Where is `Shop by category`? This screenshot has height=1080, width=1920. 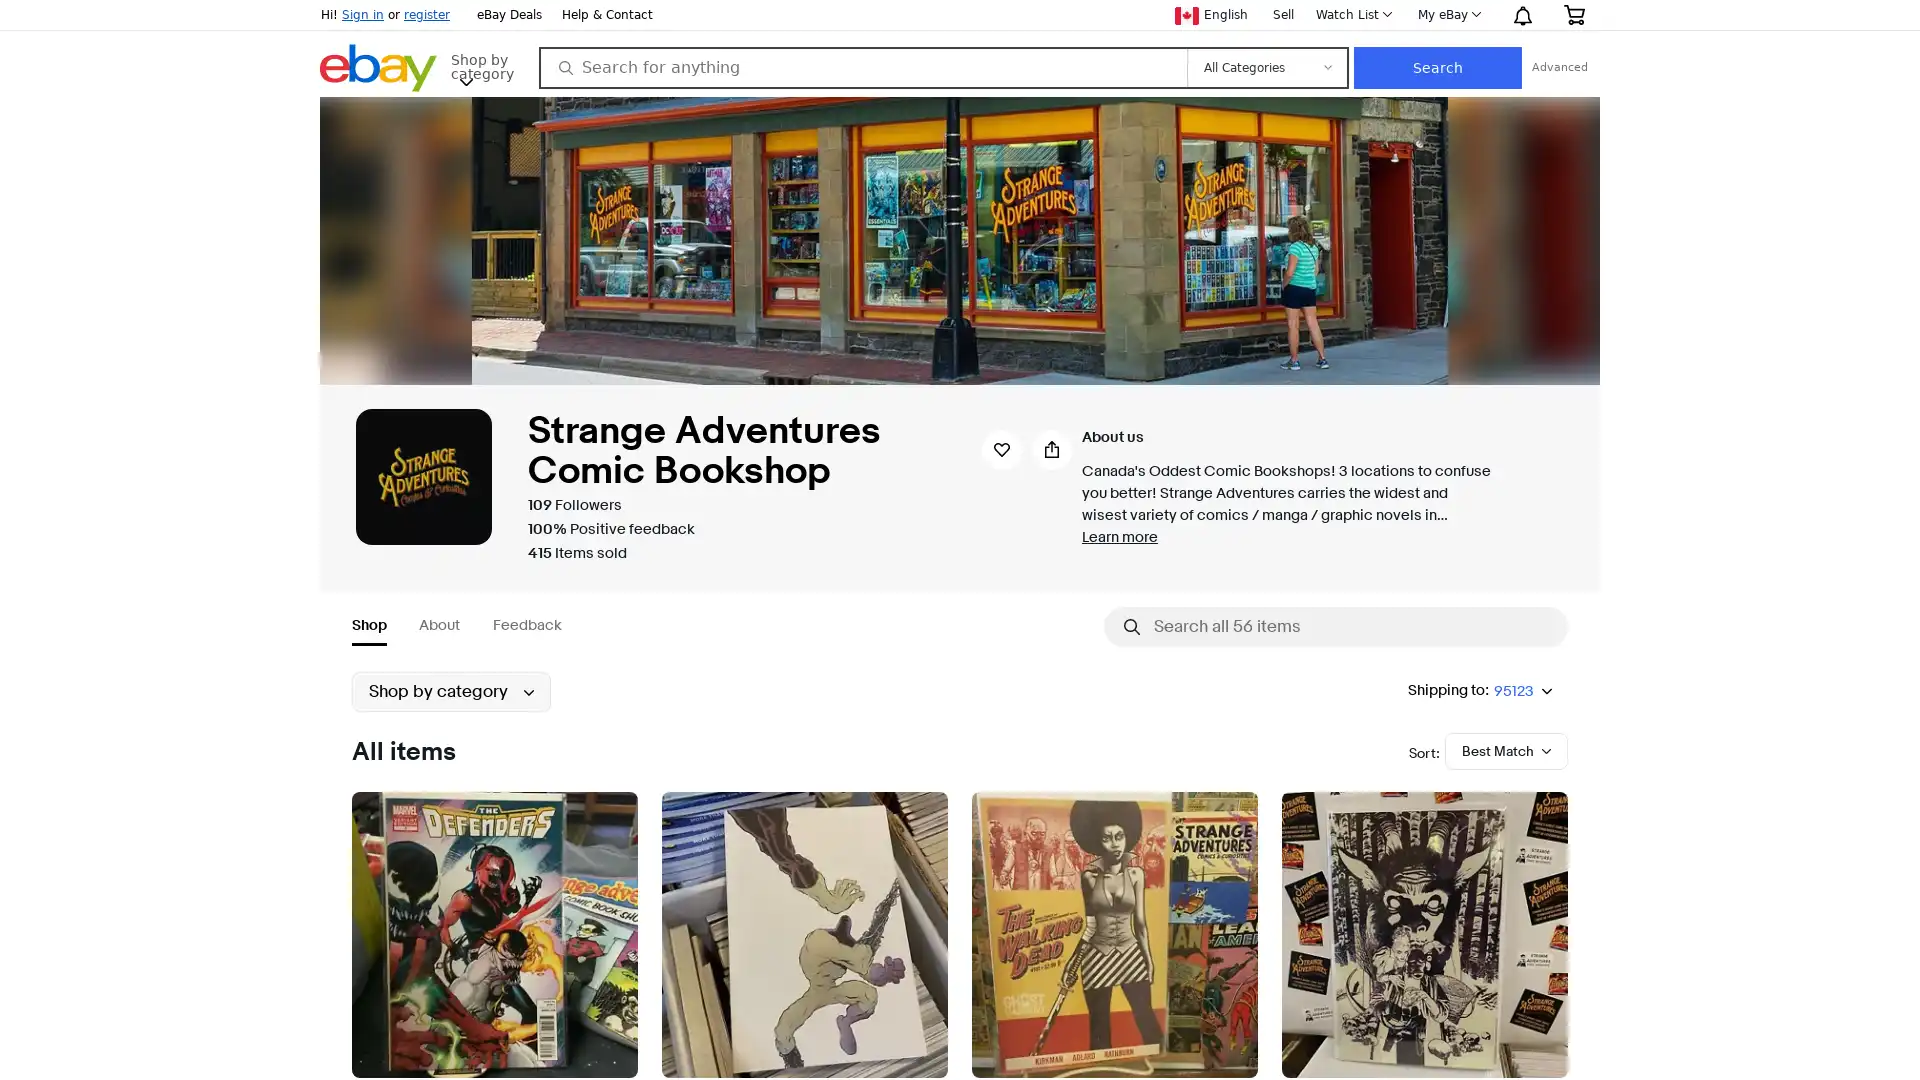 Shop by category is located at coordinates (450, 689).